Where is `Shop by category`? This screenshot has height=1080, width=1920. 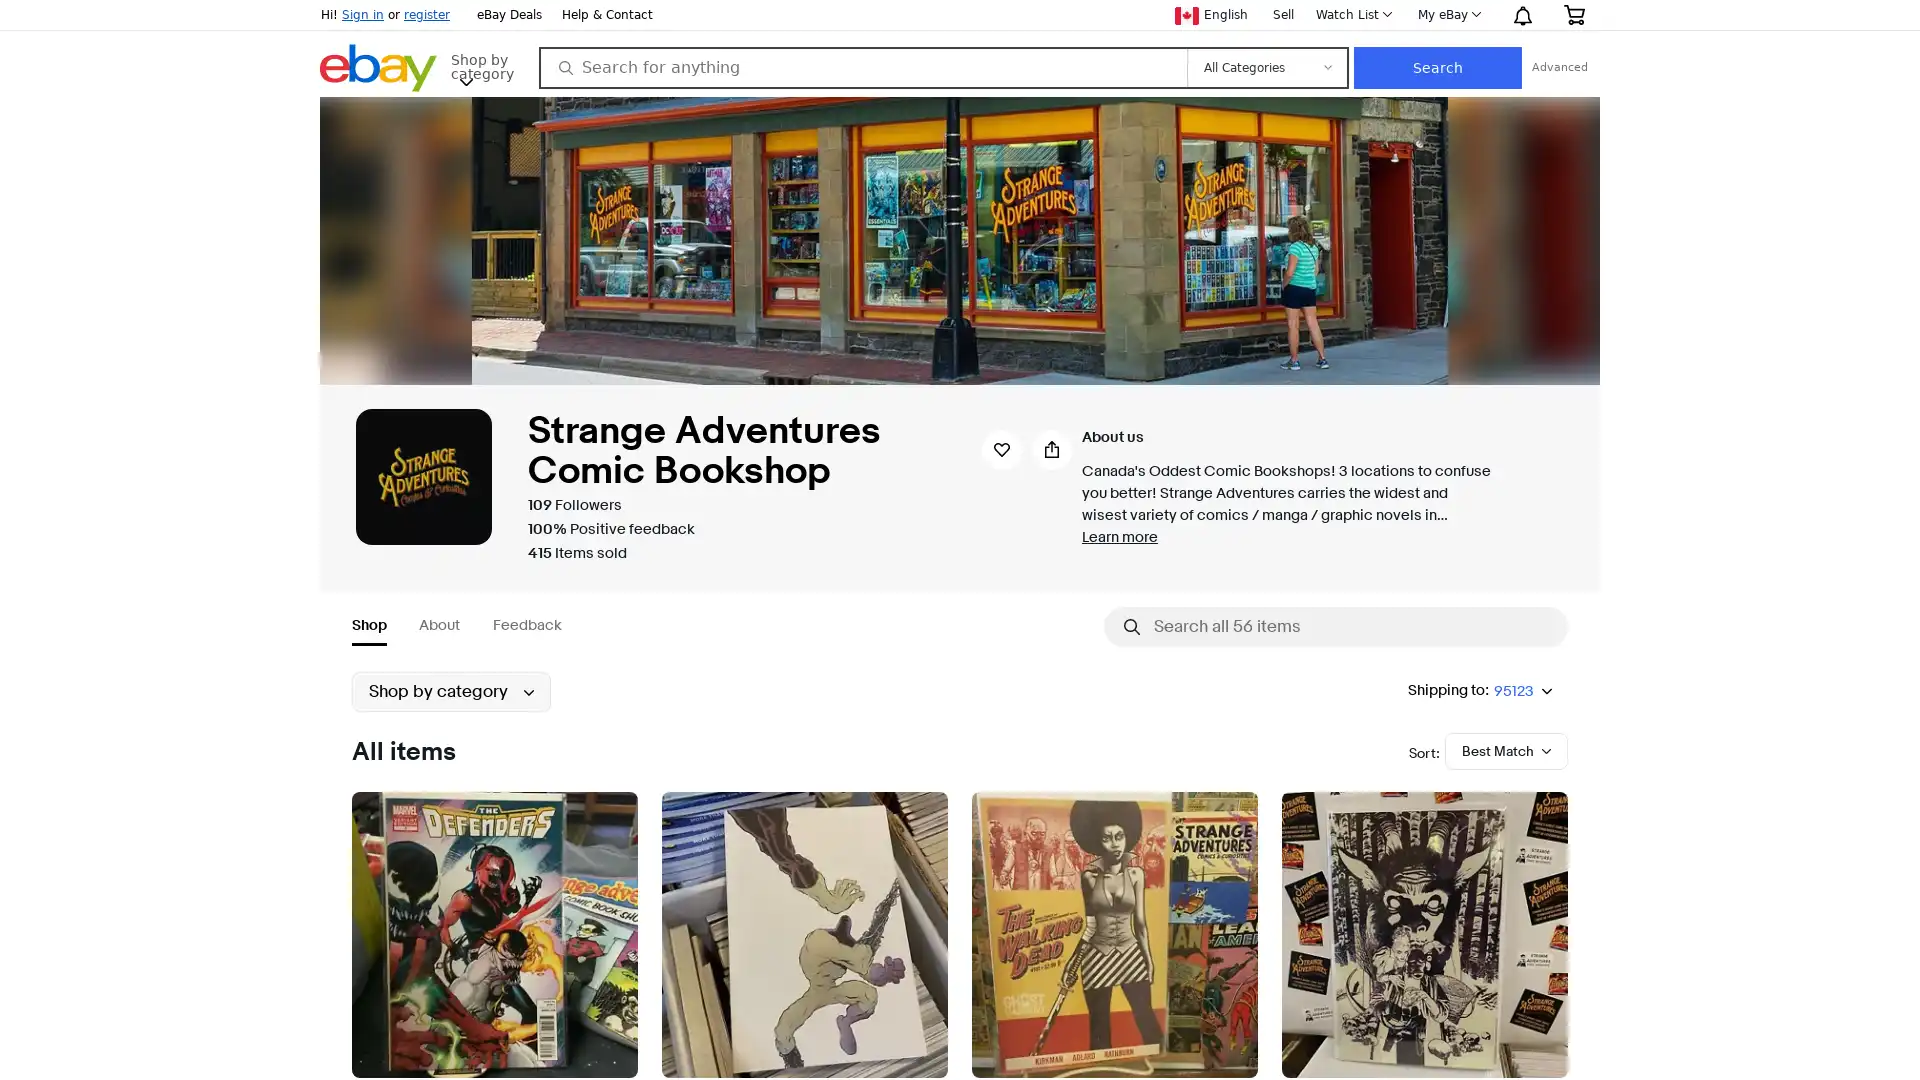 Shop by category is located at coordinates (450, 689).